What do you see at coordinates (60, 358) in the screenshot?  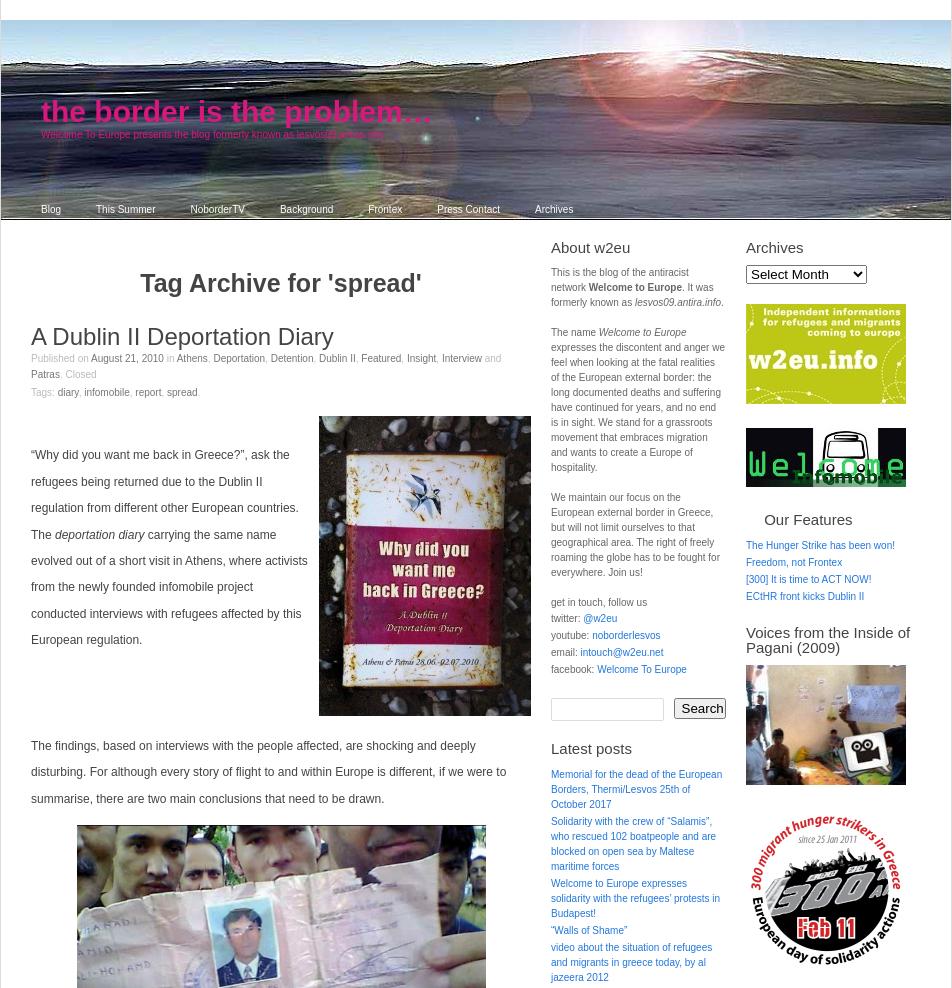 I see `'Published on'` at bounding box center [60, 358].